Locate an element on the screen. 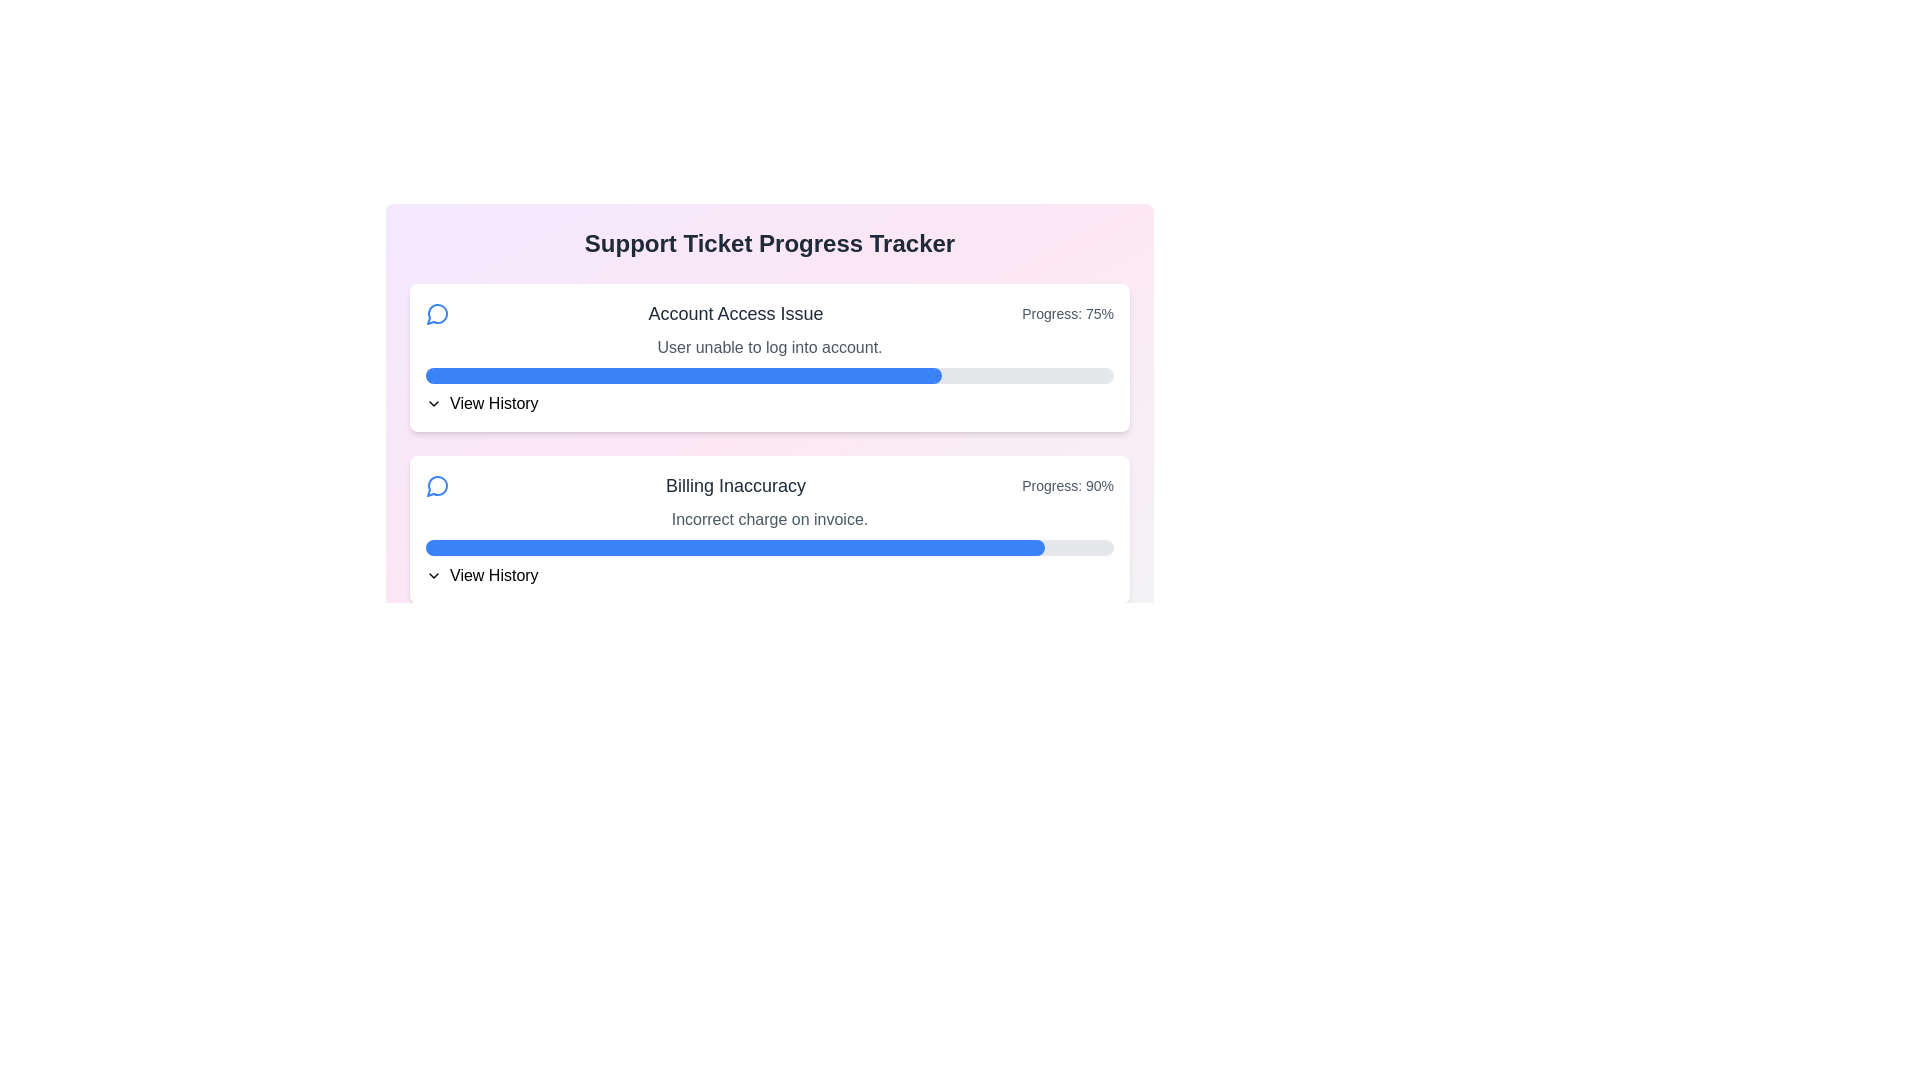 The height and width of the screenshot is (1080, 1920). the text label that provides a brief description of the issue being tracked, located in the second card under the 'Billing Inaccuracy' section, positioned between the progress summary and the progress bar is located at coordinates (768, 519).